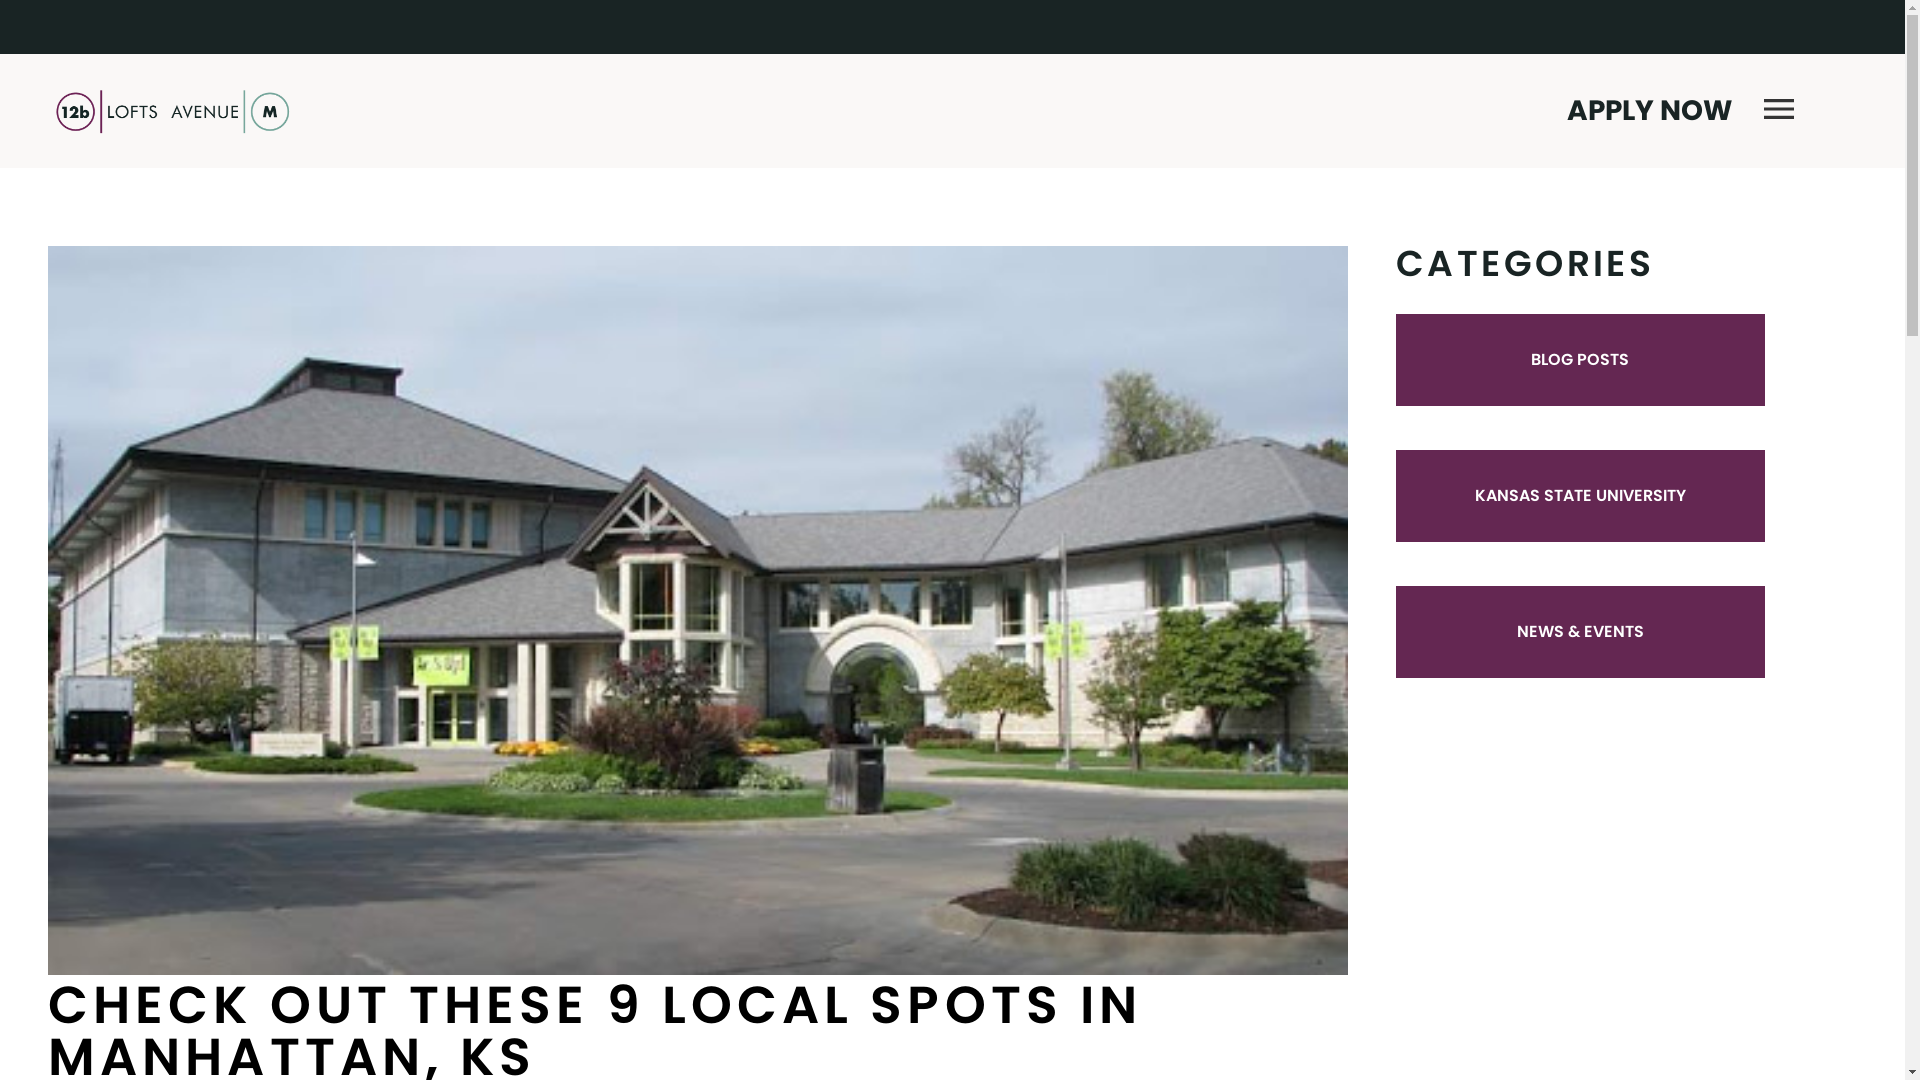 Image resolution: width=1920 pixels, height=1080 pixels. What do you see at coordinates (1516, 631) in the screenshot?
I see `'NEWS & EVENTS'` at bounding box center [1516, 631].